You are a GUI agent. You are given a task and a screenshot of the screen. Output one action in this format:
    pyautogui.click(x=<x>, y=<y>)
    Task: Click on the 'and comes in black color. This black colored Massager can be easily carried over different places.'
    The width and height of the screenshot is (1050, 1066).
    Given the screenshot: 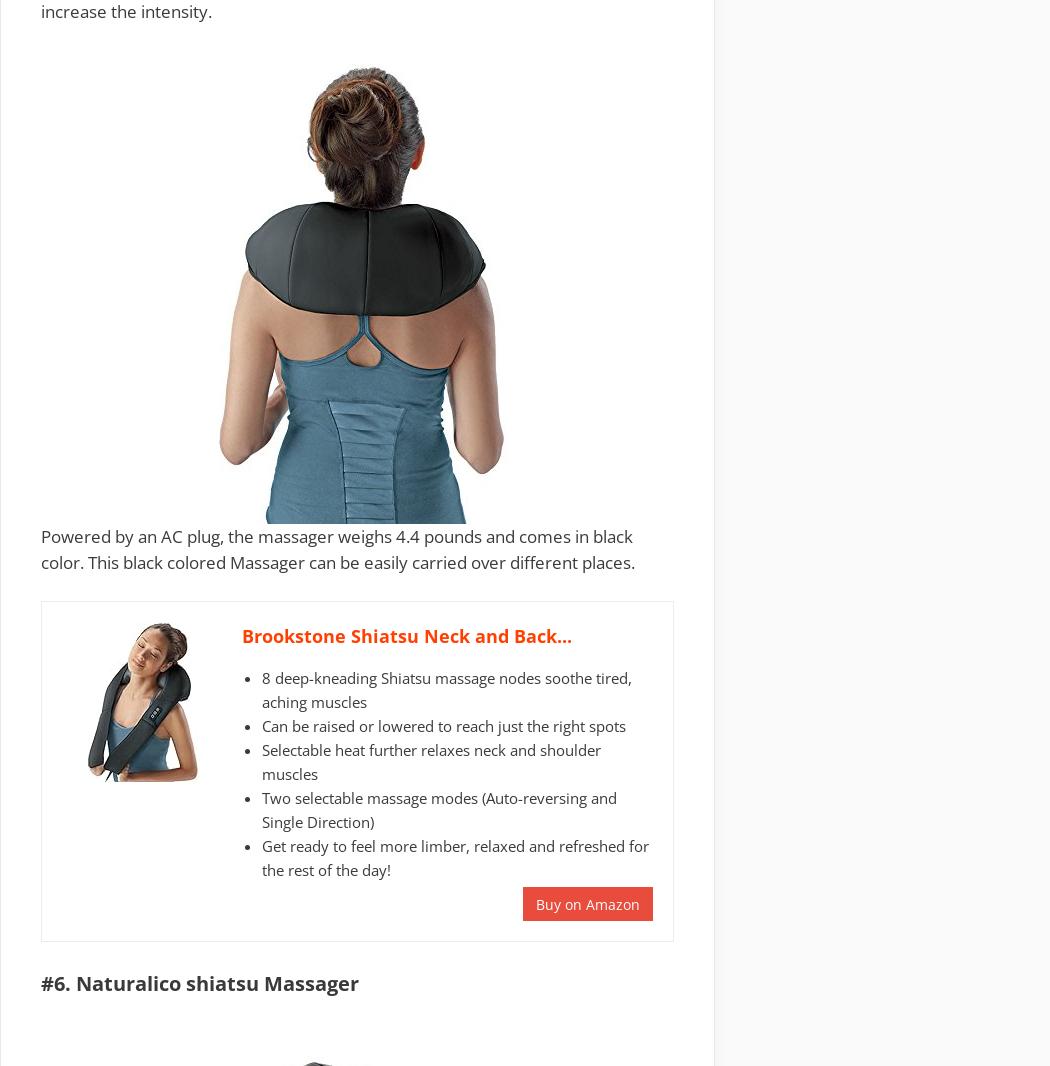 What is the action you would take?
    pyautogui.click(x=337, y=547)
    